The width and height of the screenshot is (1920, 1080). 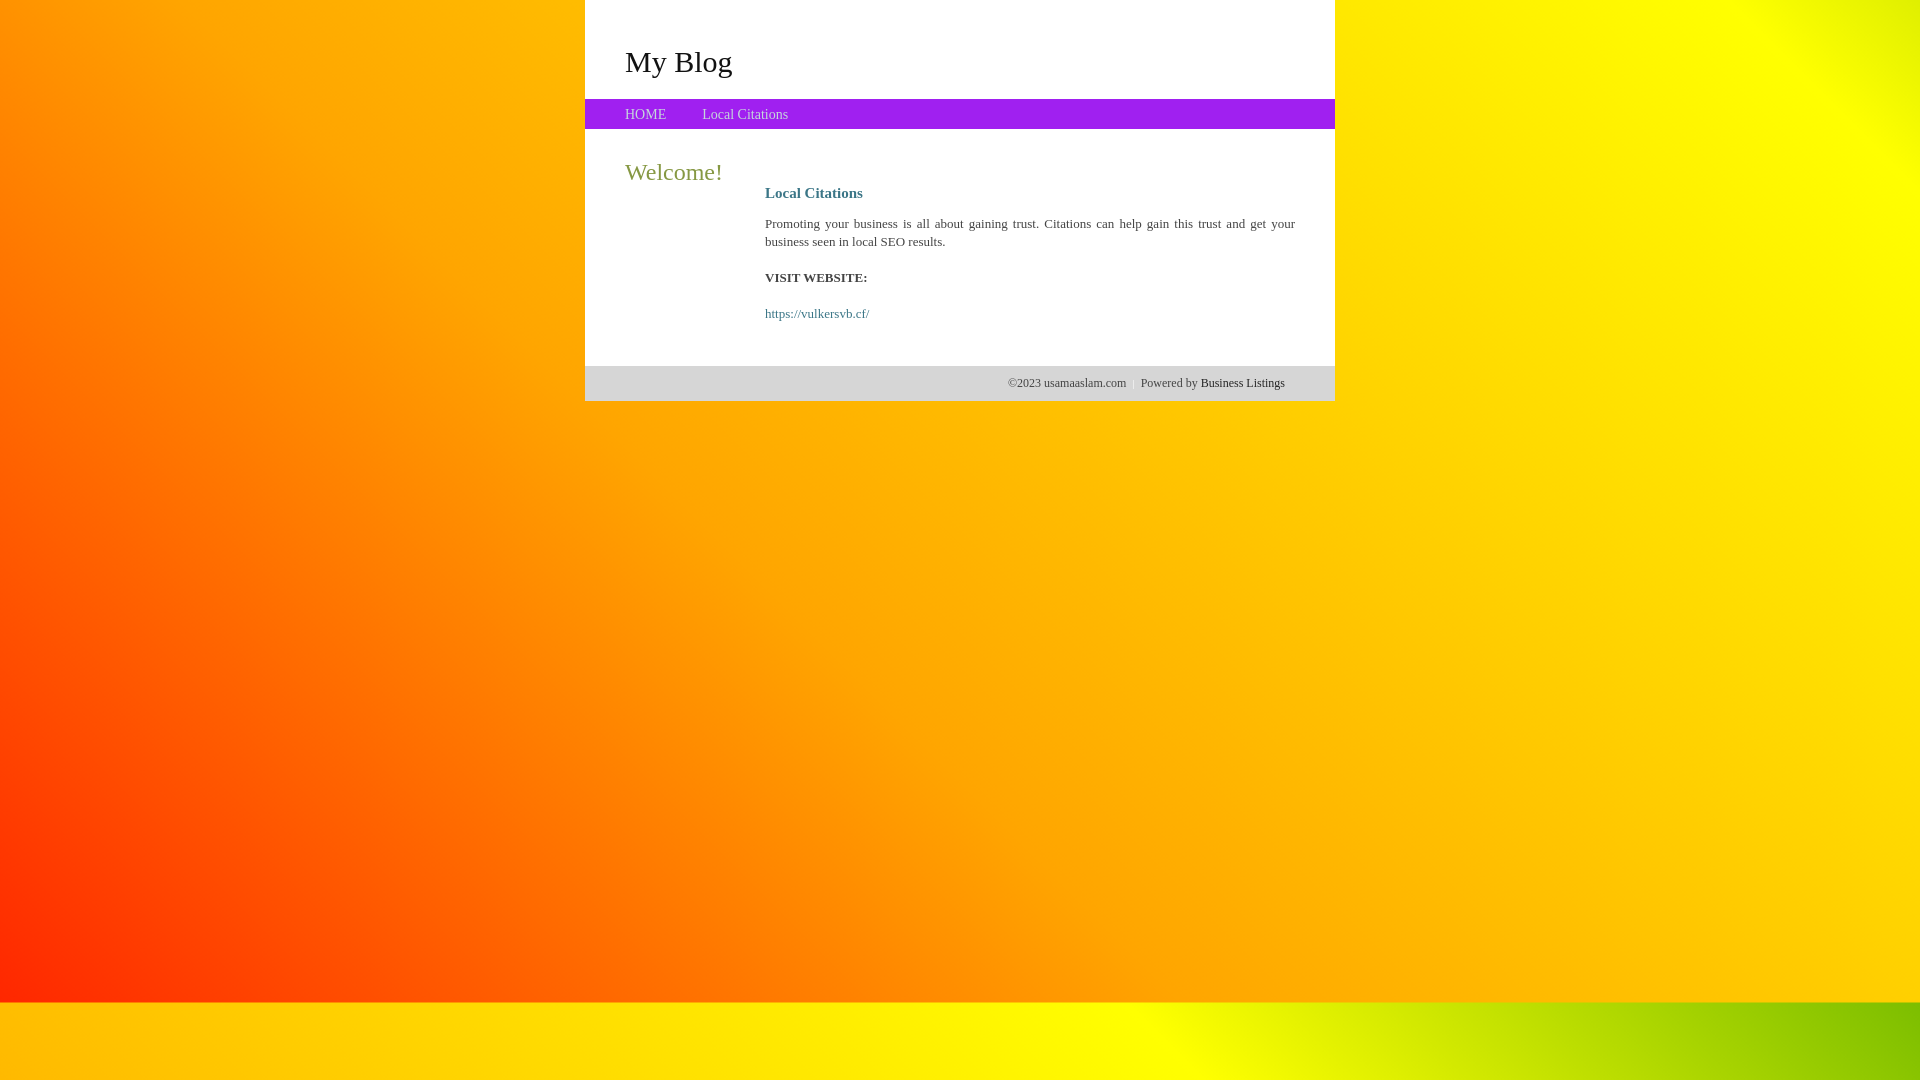 I want to click on 'HOME', so click(x=645, y=114).